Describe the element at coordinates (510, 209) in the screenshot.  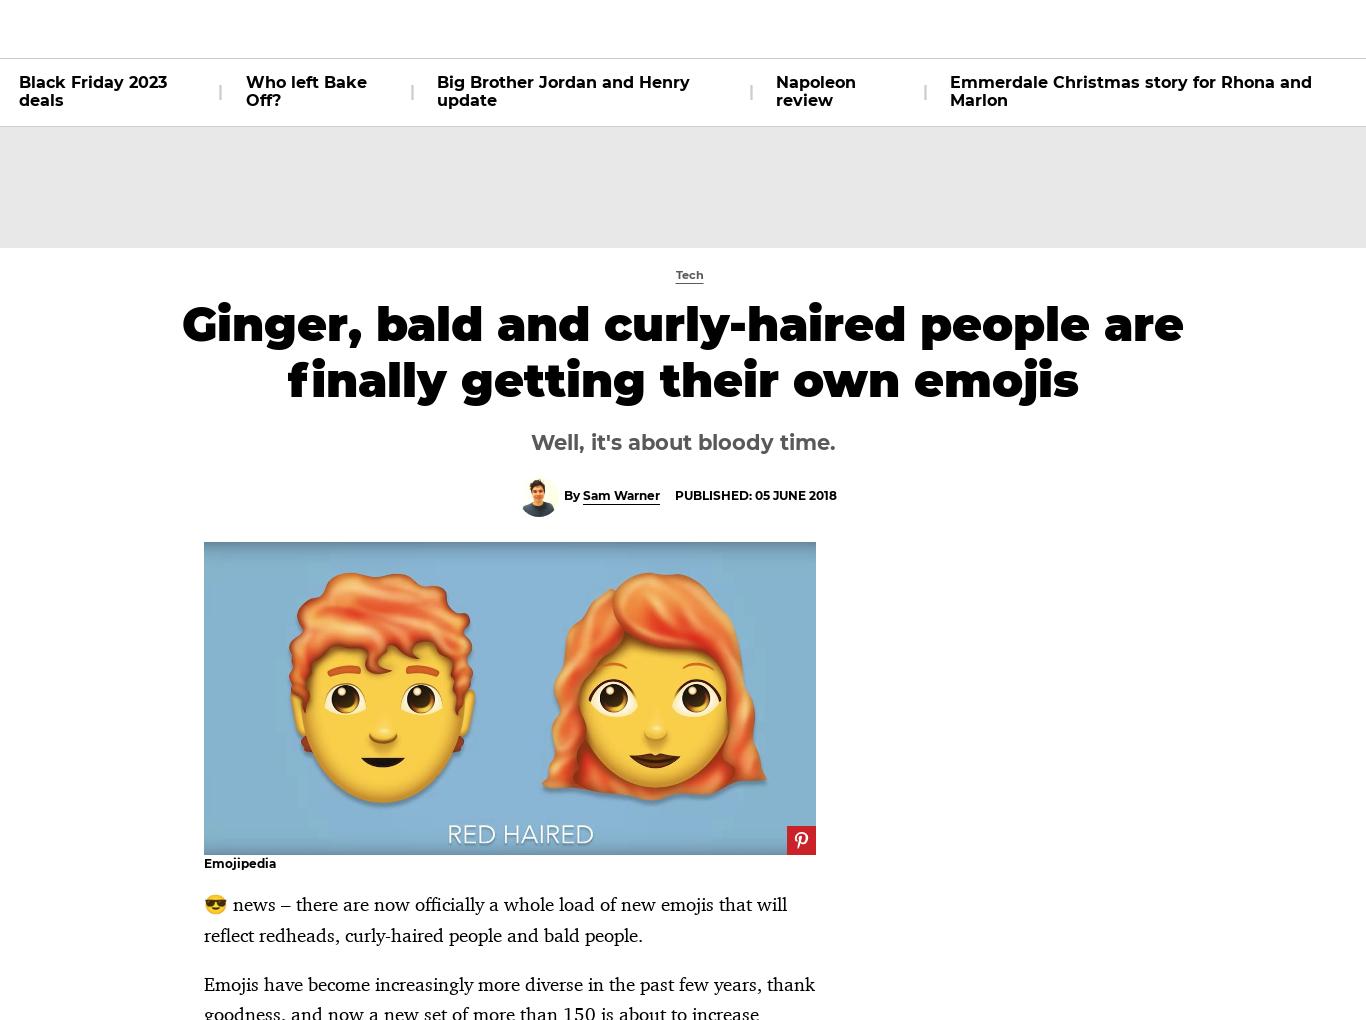
I see `'Black Friday best deals 2023 UK'` at that location.